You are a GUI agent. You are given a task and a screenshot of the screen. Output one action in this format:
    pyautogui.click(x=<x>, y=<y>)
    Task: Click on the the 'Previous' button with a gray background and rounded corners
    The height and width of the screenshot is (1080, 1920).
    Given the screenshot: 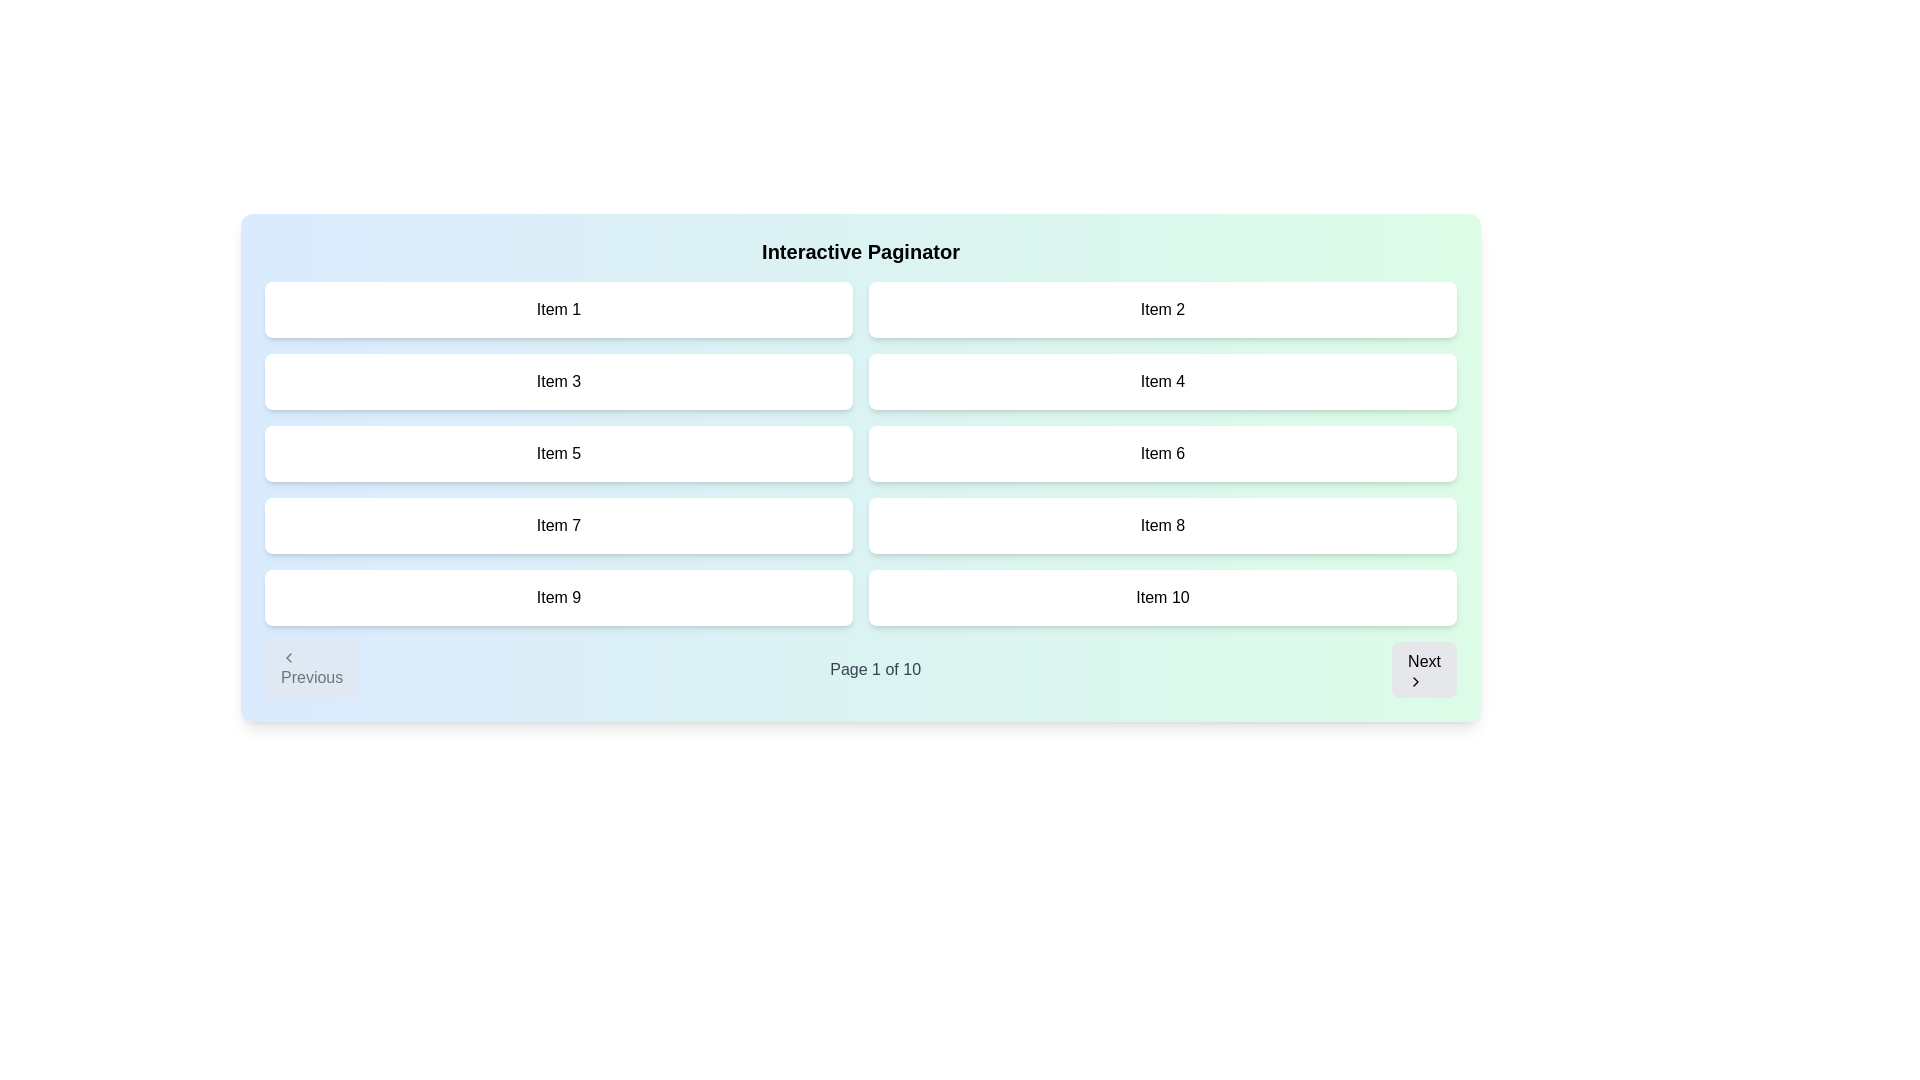 What is the action you would take?
    pyautogui.click(x=311, y=670)
    